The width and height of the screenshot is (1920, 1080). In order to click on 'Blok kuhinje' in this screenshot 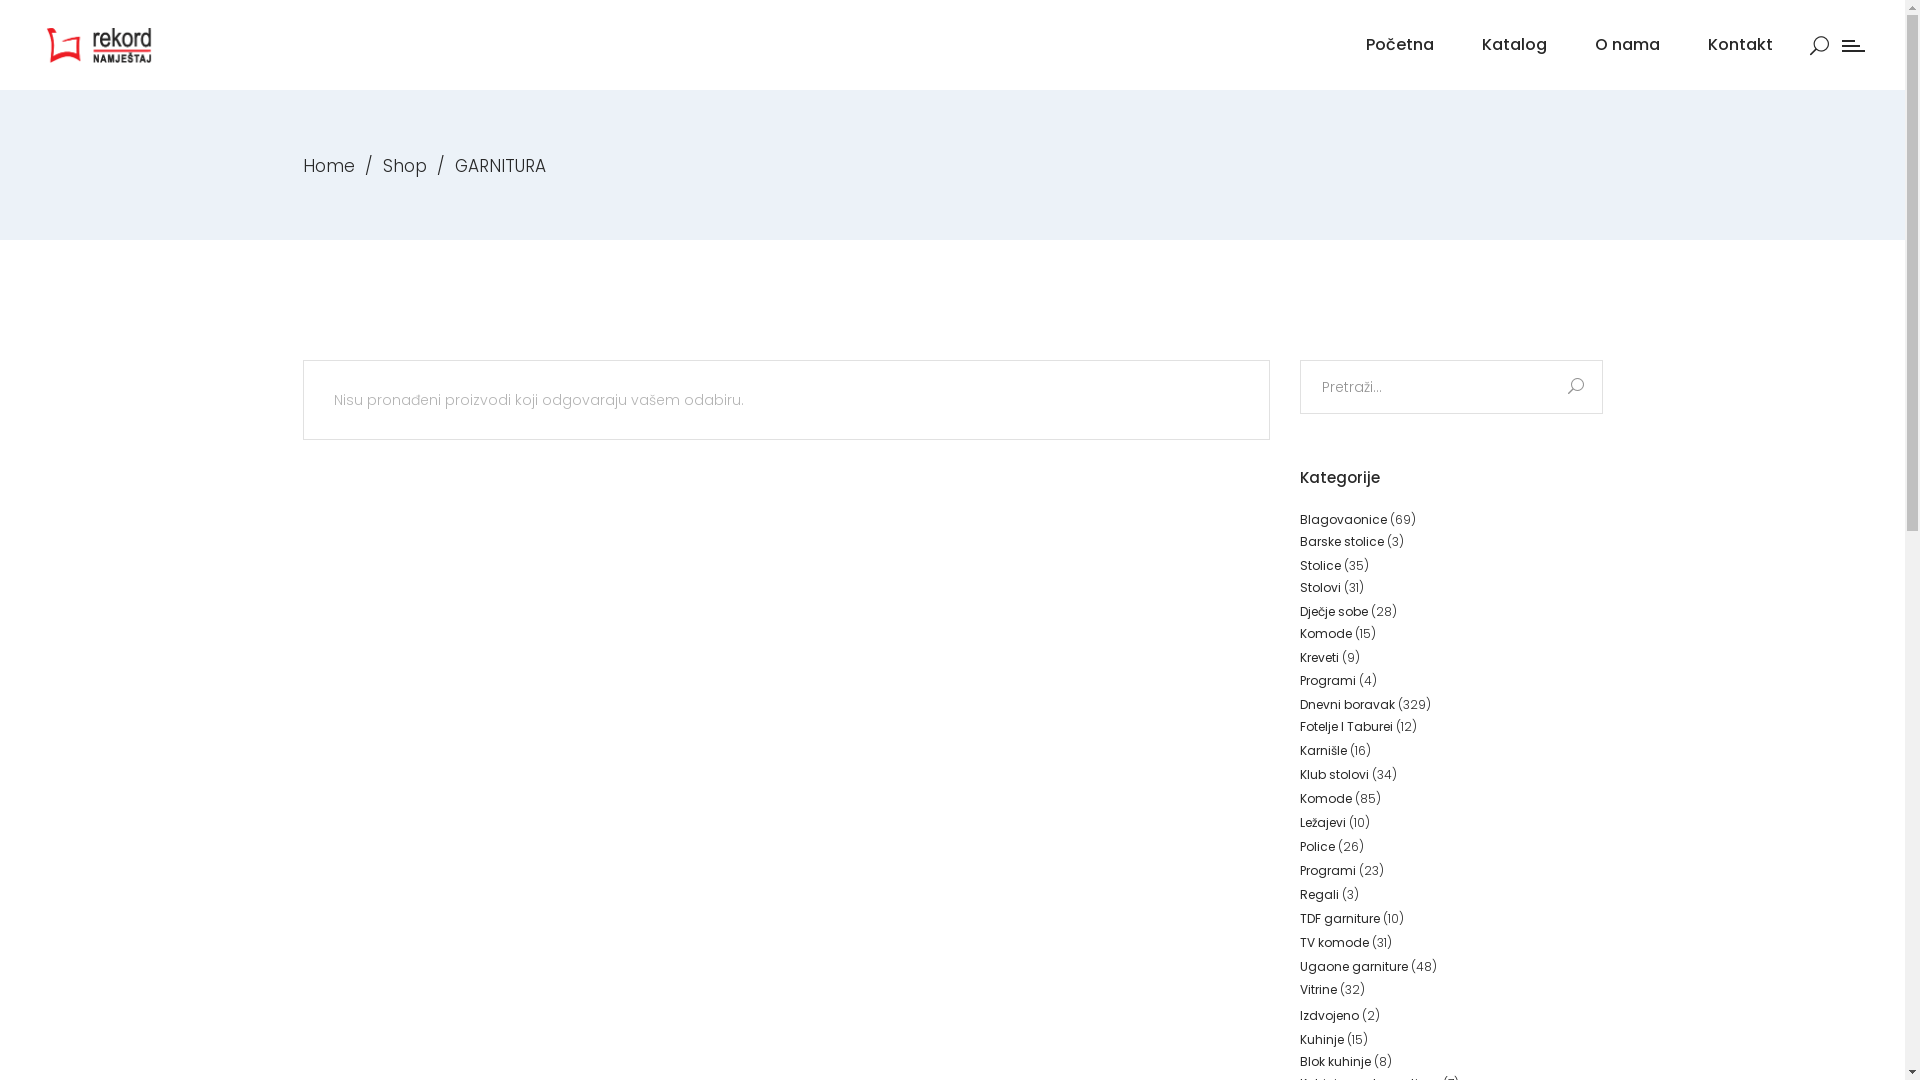, I will do `click(1335, 1060)`.